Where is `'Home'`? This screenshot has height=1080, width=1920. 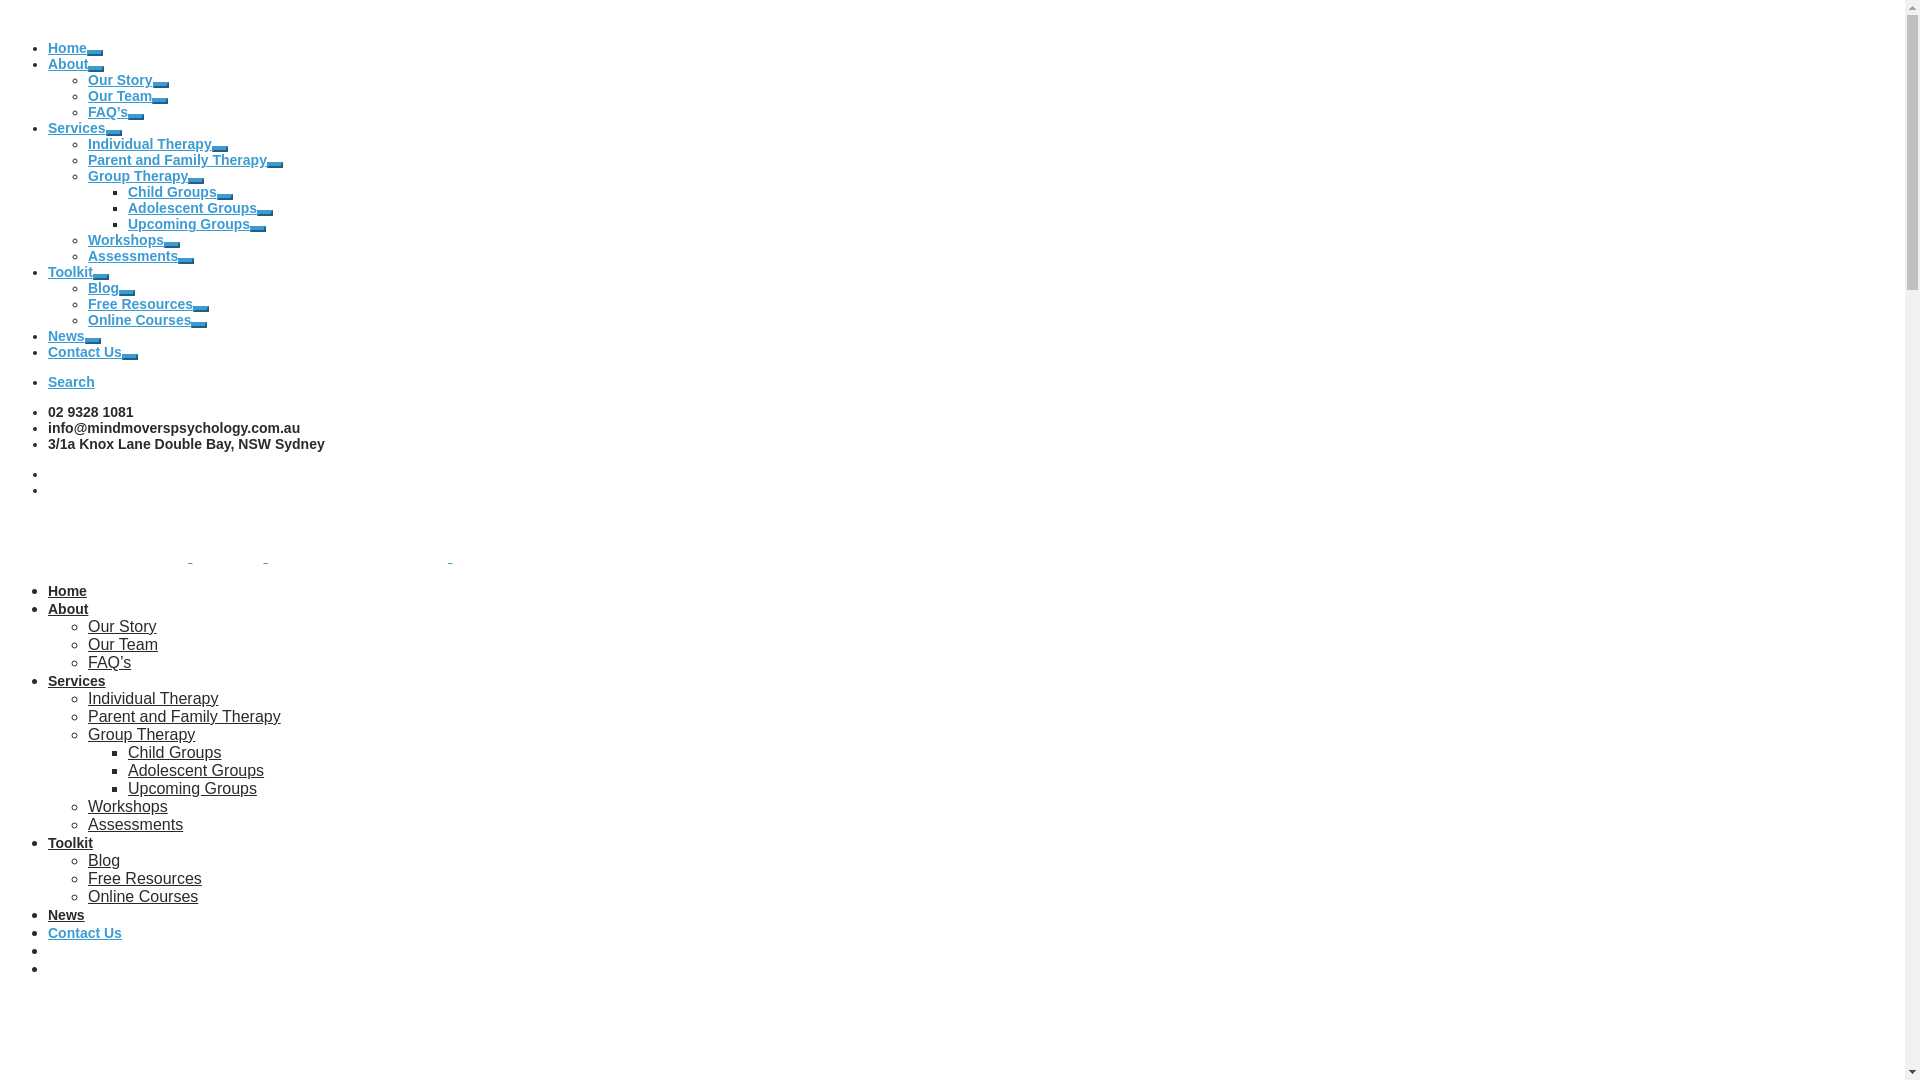
'Home' is located at coordinates (48, 46).